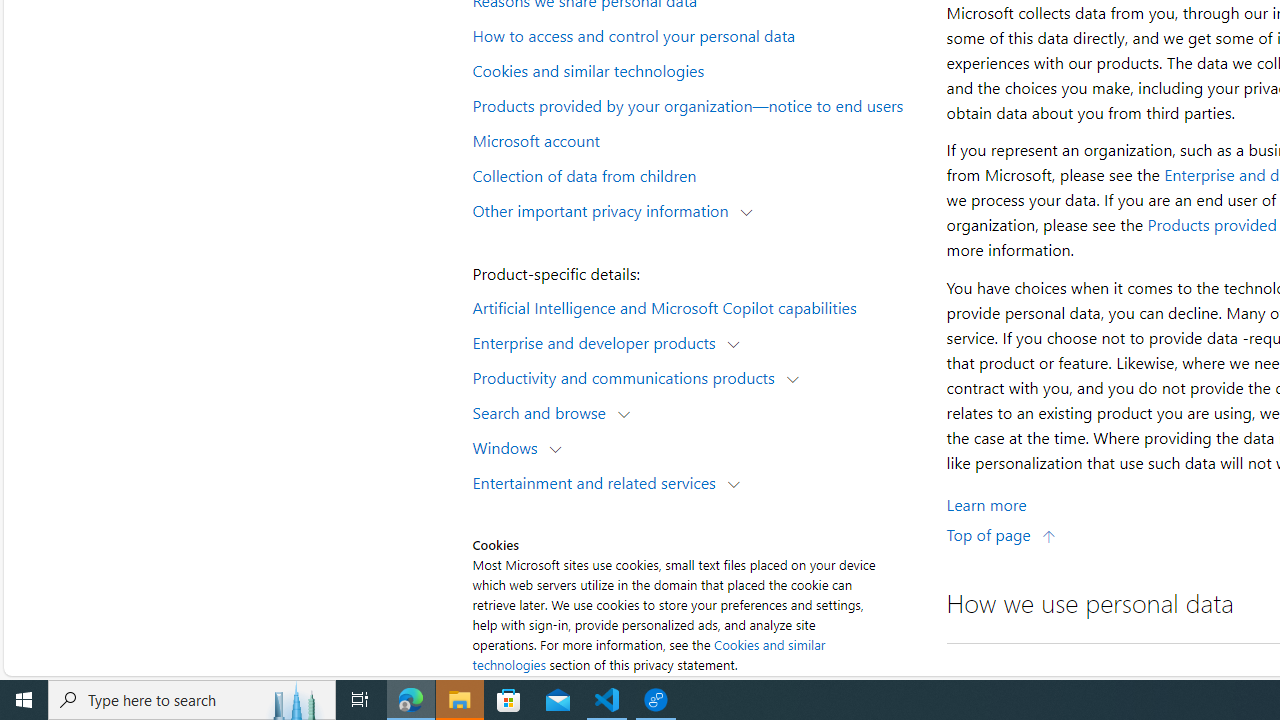  What do you see at coordinates (510, 446) in the screenshot?
I see `'Windows'` at bounding box center [510, 446].